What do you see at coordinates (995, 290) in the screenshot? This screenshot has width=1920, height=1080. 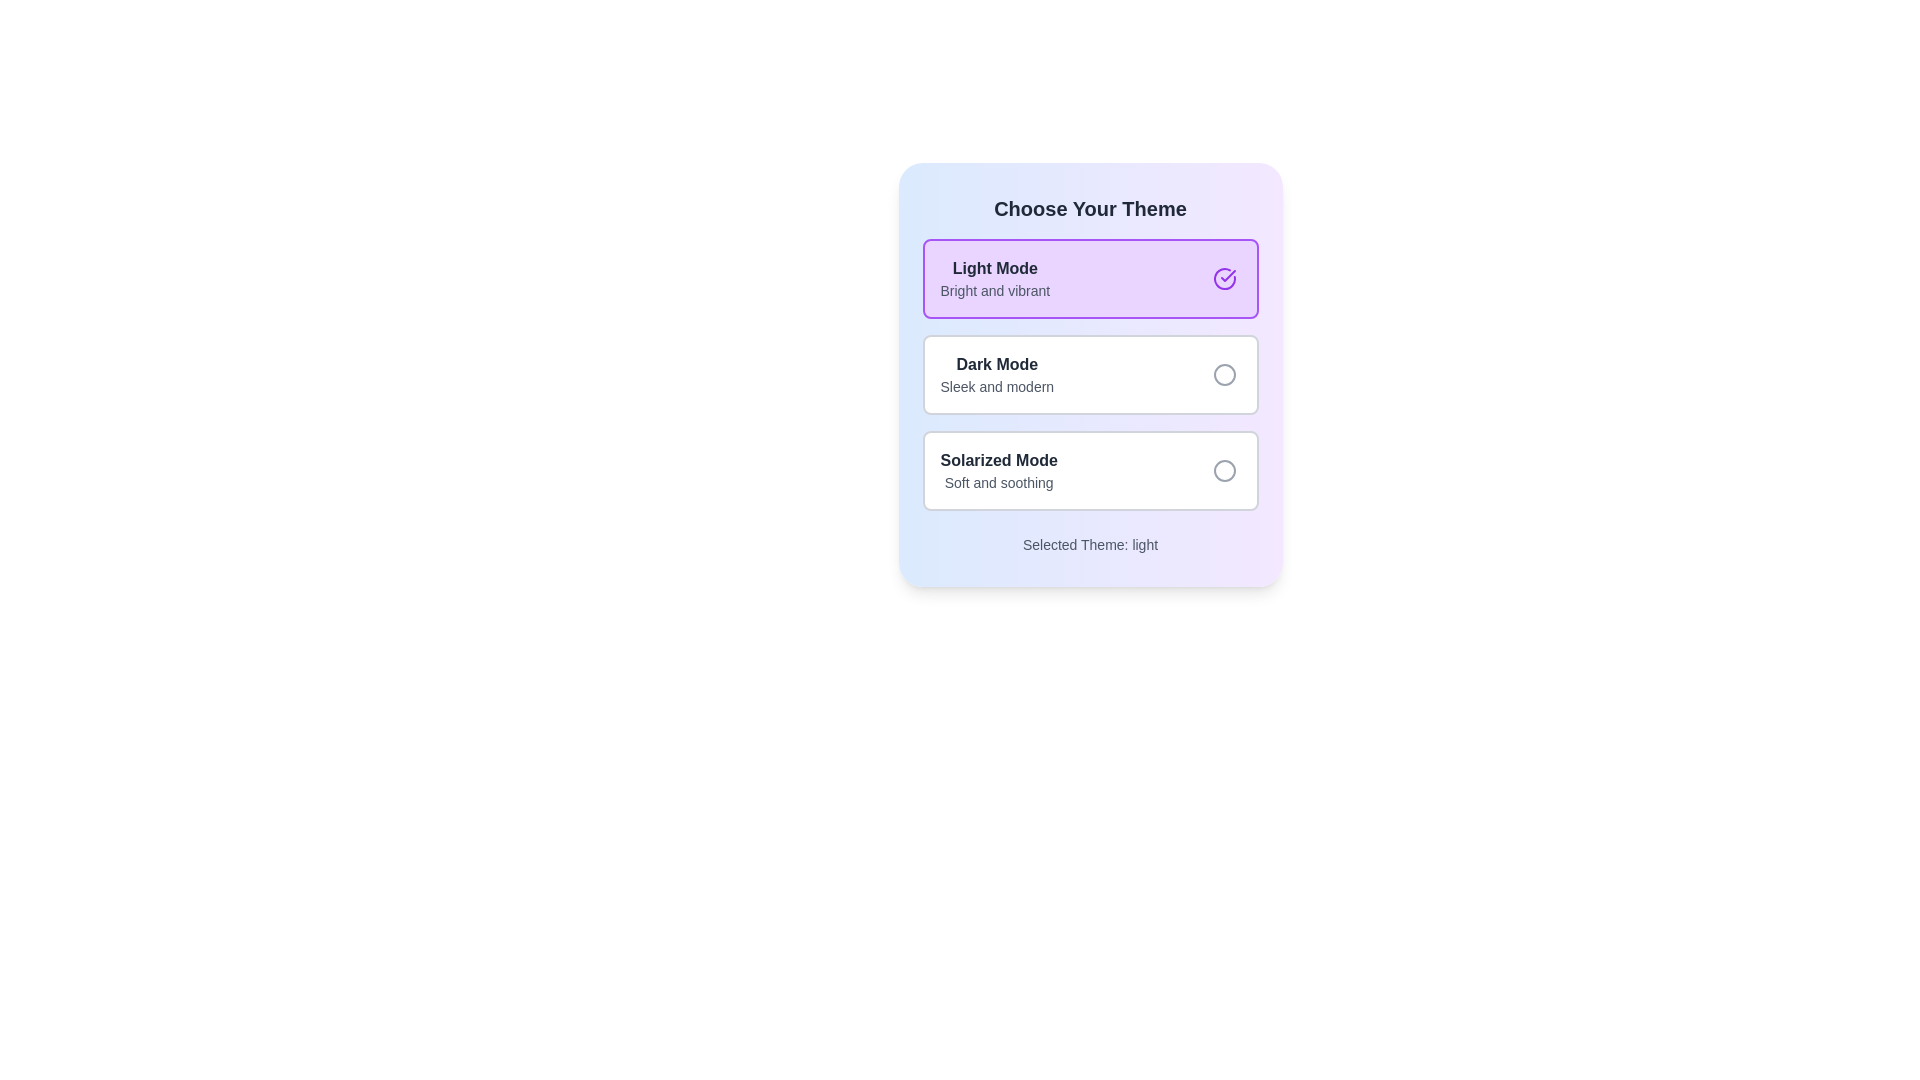 I see `the Text Display element that provides additional context for the 'Light Mode' option in the theme selection interface, located beneath the 'Light Mode' title` at bounding box center [995, 290].